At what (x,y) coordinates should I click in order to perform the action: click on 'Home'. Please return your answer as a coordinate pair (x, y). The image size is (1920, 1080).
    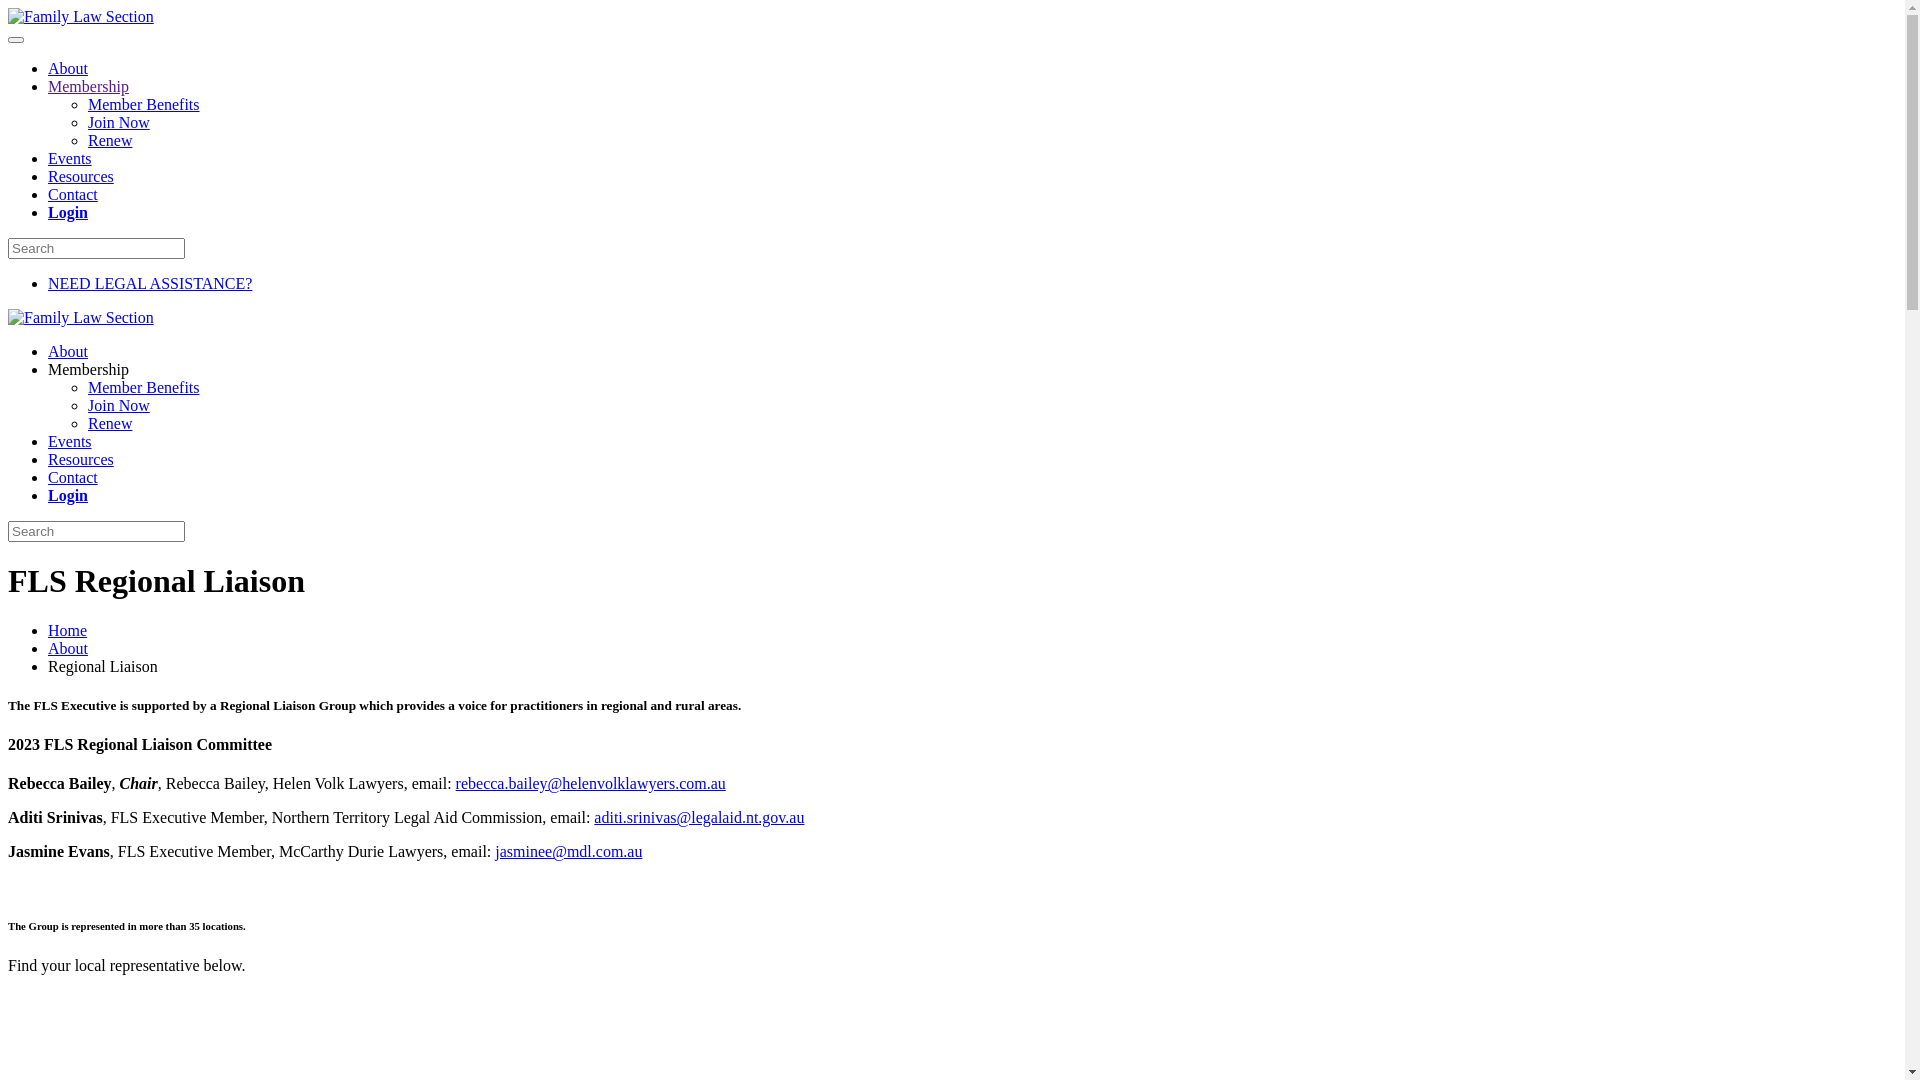
    Looking at the image, I should click on (67, 630).